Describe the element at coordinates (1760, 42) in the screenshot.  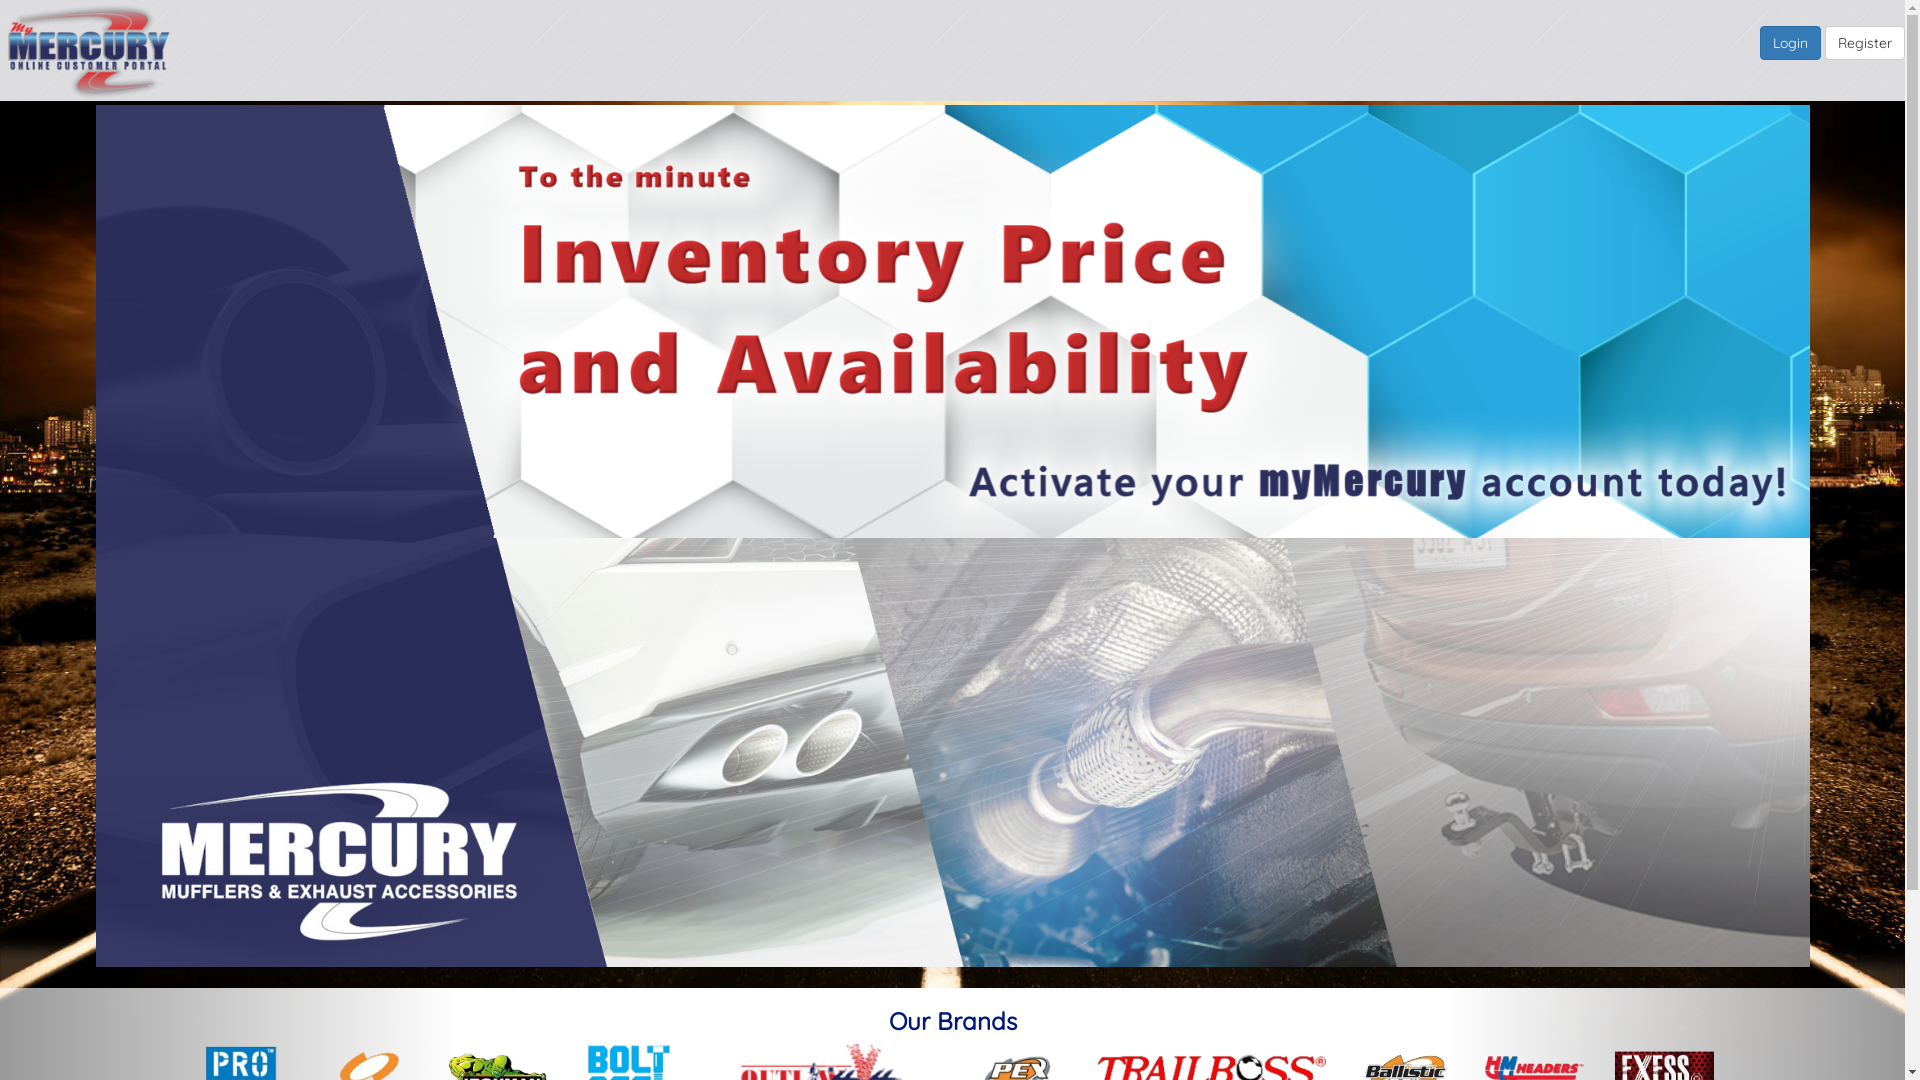
I see `'Login'` at that location.